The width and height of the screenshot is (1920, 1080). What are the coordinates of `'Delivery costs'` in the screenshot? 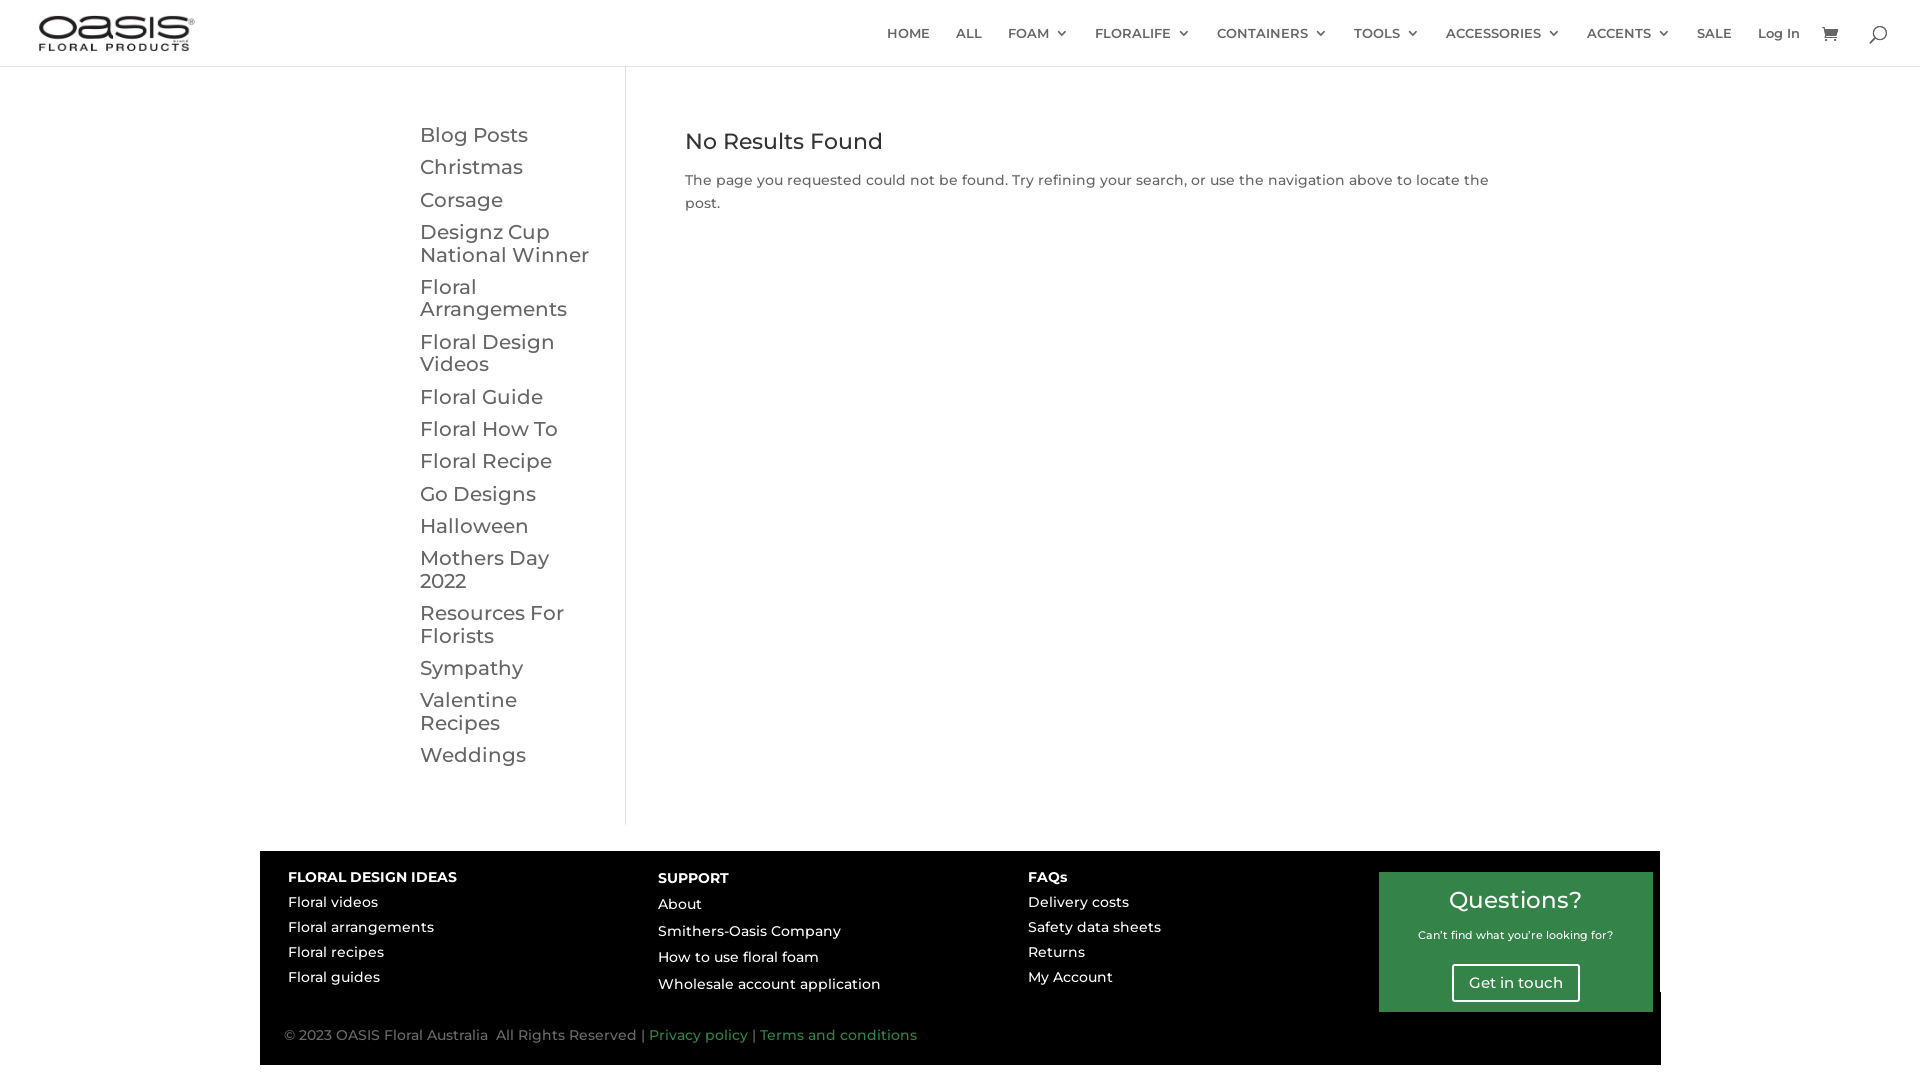 It's located at (1077, 902).